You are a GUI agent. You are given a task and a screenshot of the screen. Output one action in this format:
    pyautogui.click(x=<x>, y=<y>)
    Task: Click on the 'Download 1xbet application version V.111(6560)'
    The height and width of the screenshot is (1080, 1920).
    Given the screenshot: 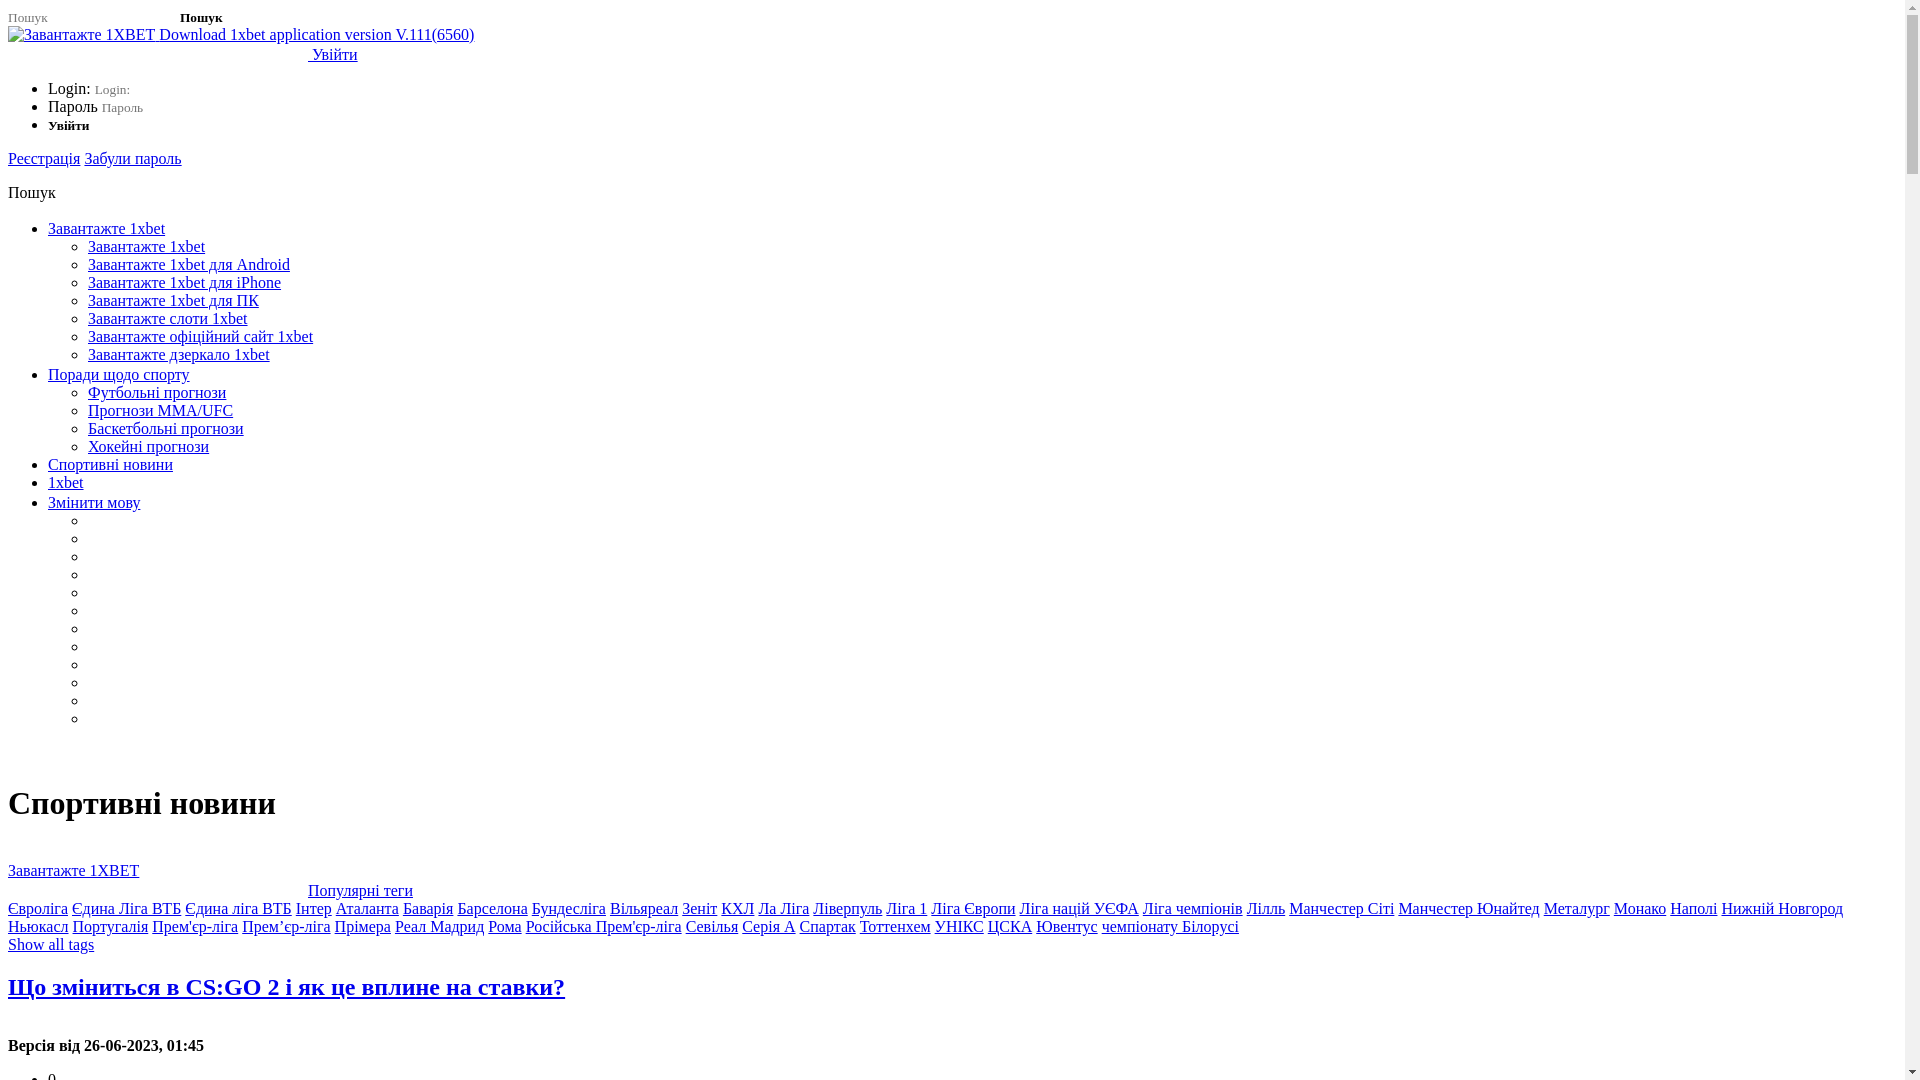 What is the action you would take?
    pyautogui.click(x=240, y=34)
    